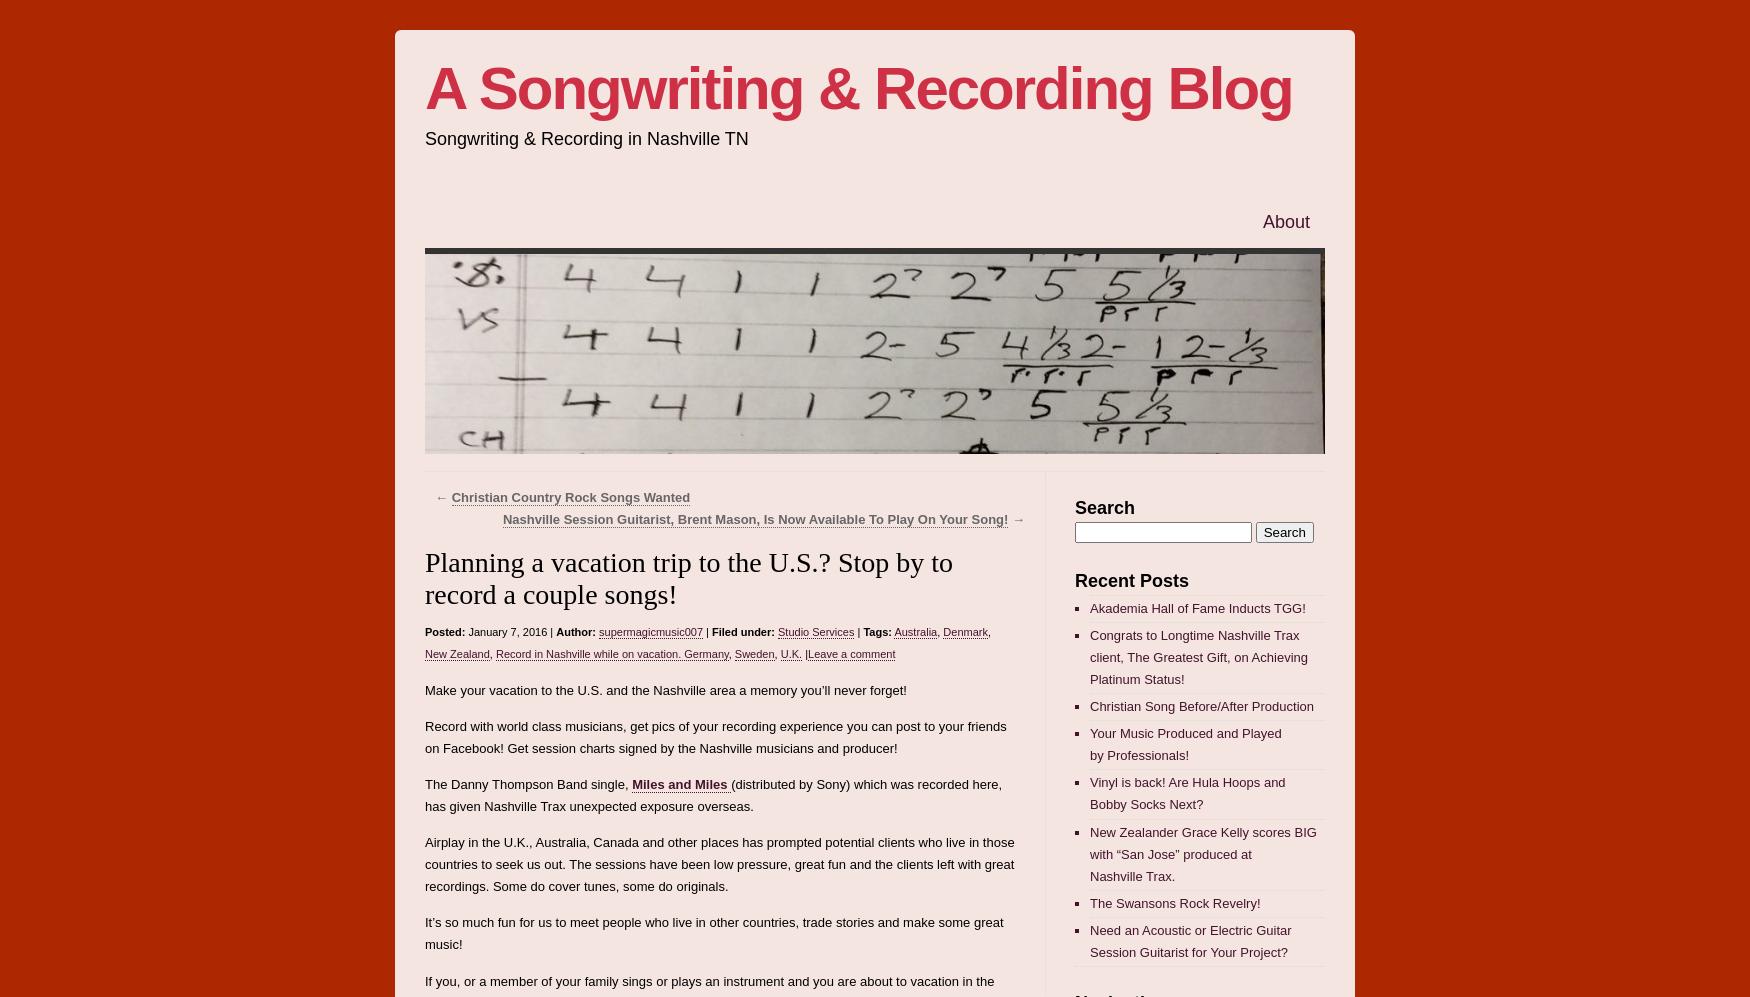  I want to click on 'Author:', so click(575, 630).